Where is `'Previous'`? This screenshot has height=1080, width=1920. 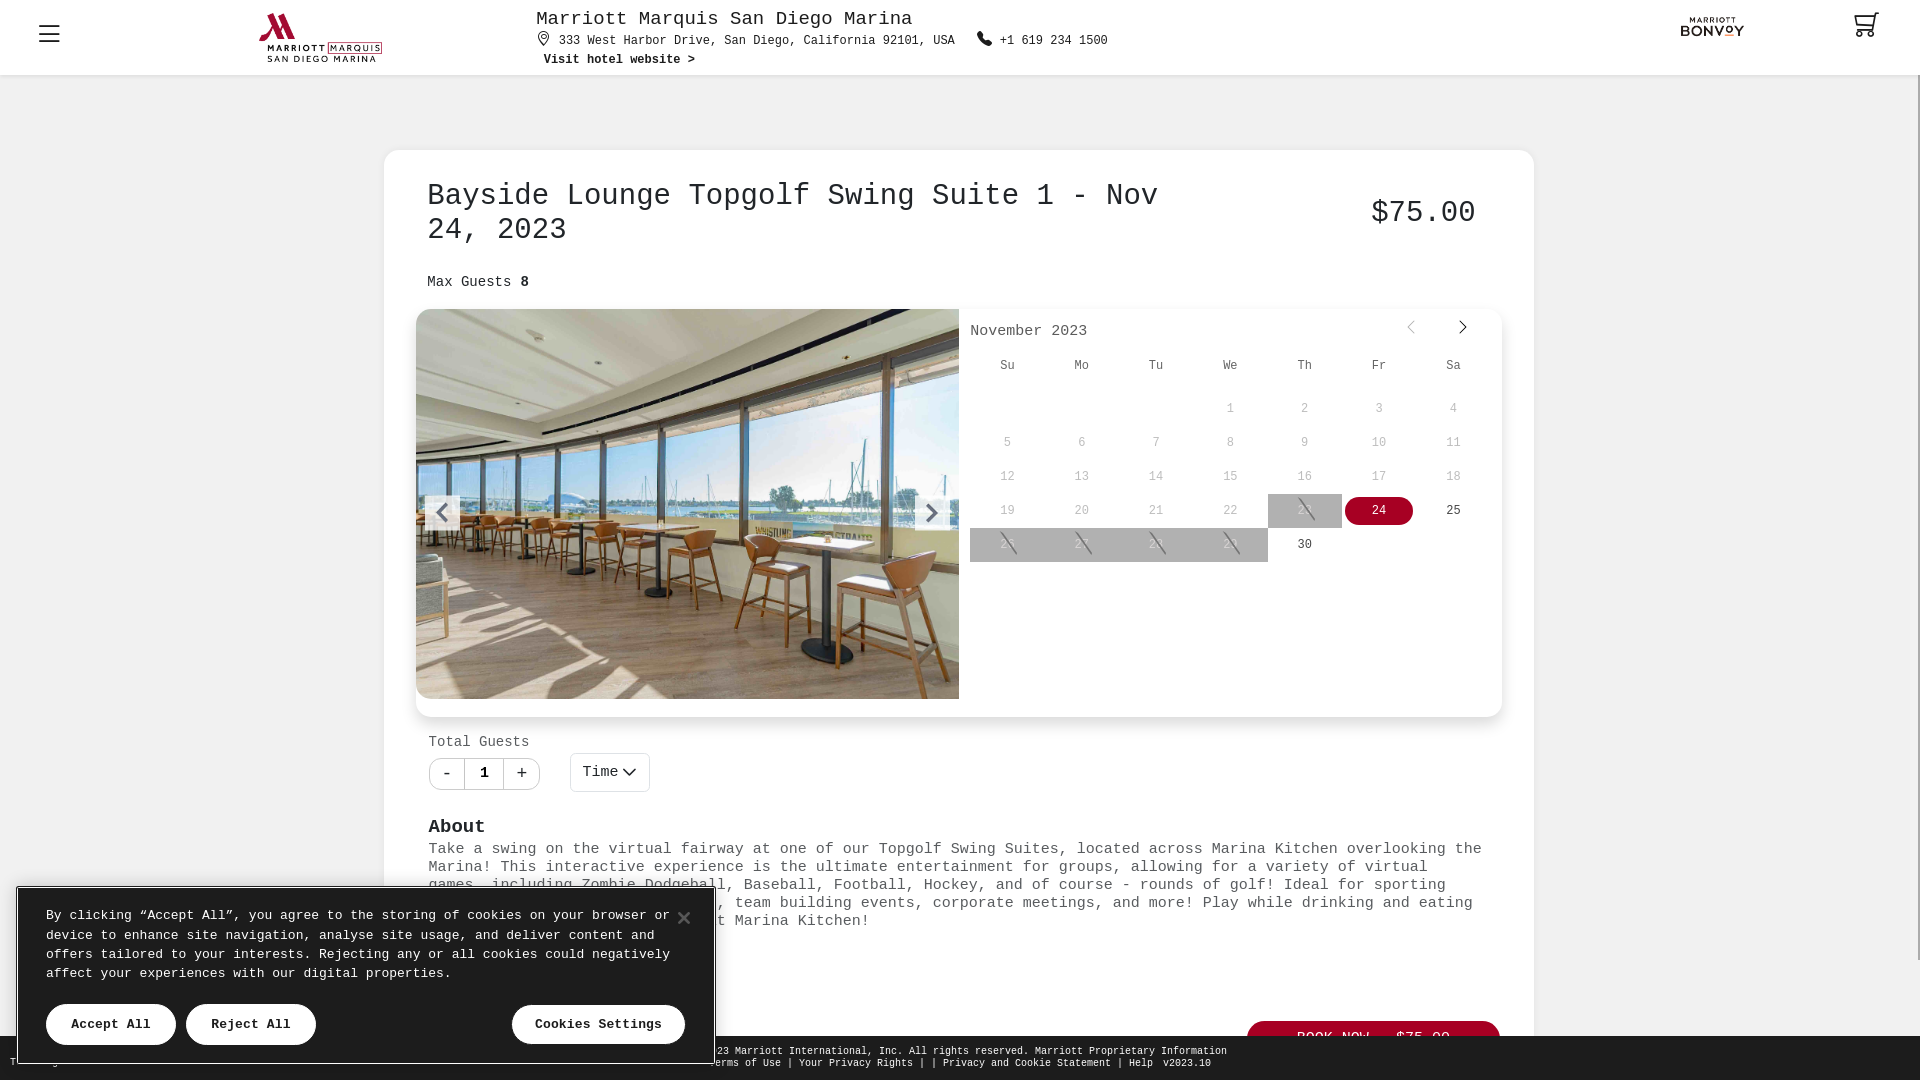
'Previous' is located at coordinates (424, 511).